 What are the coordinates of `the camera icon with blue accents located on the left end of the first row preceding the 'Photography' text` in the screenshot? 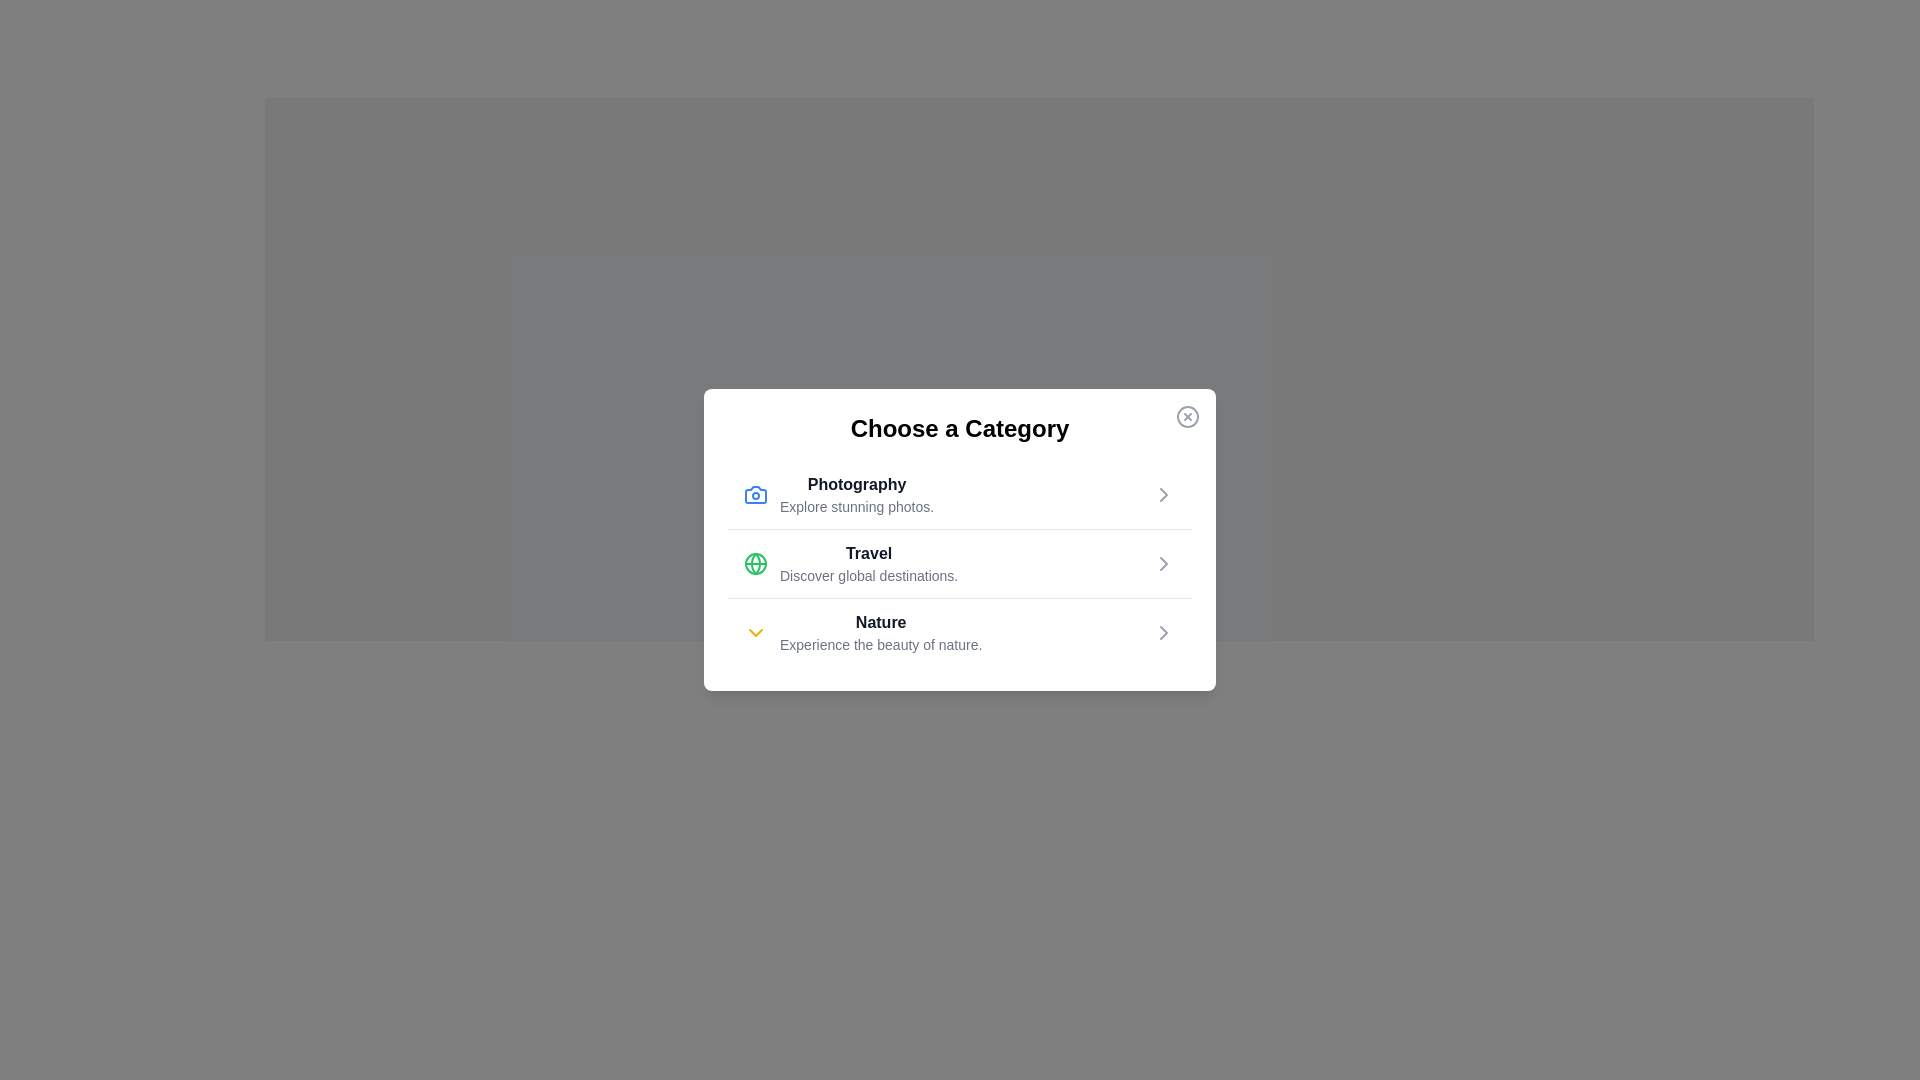 It's located at (754, 494).